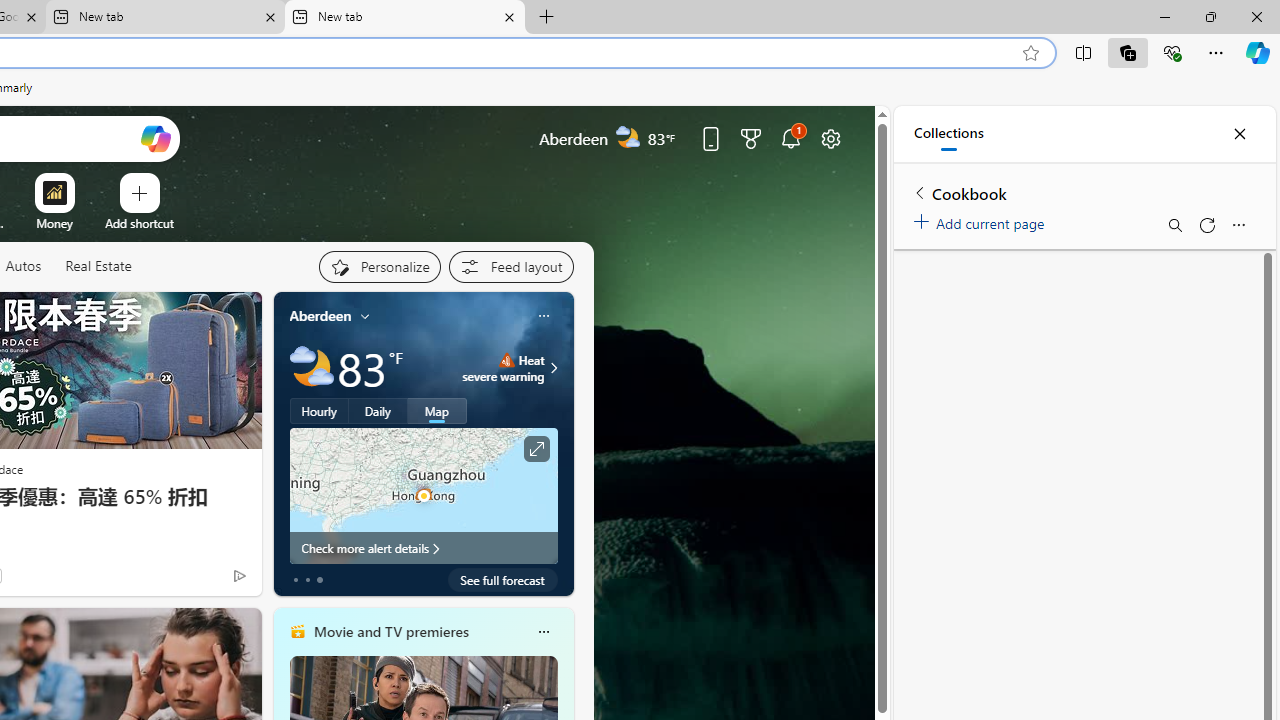  I want to click on 'Real Estate', so click(96, 266).